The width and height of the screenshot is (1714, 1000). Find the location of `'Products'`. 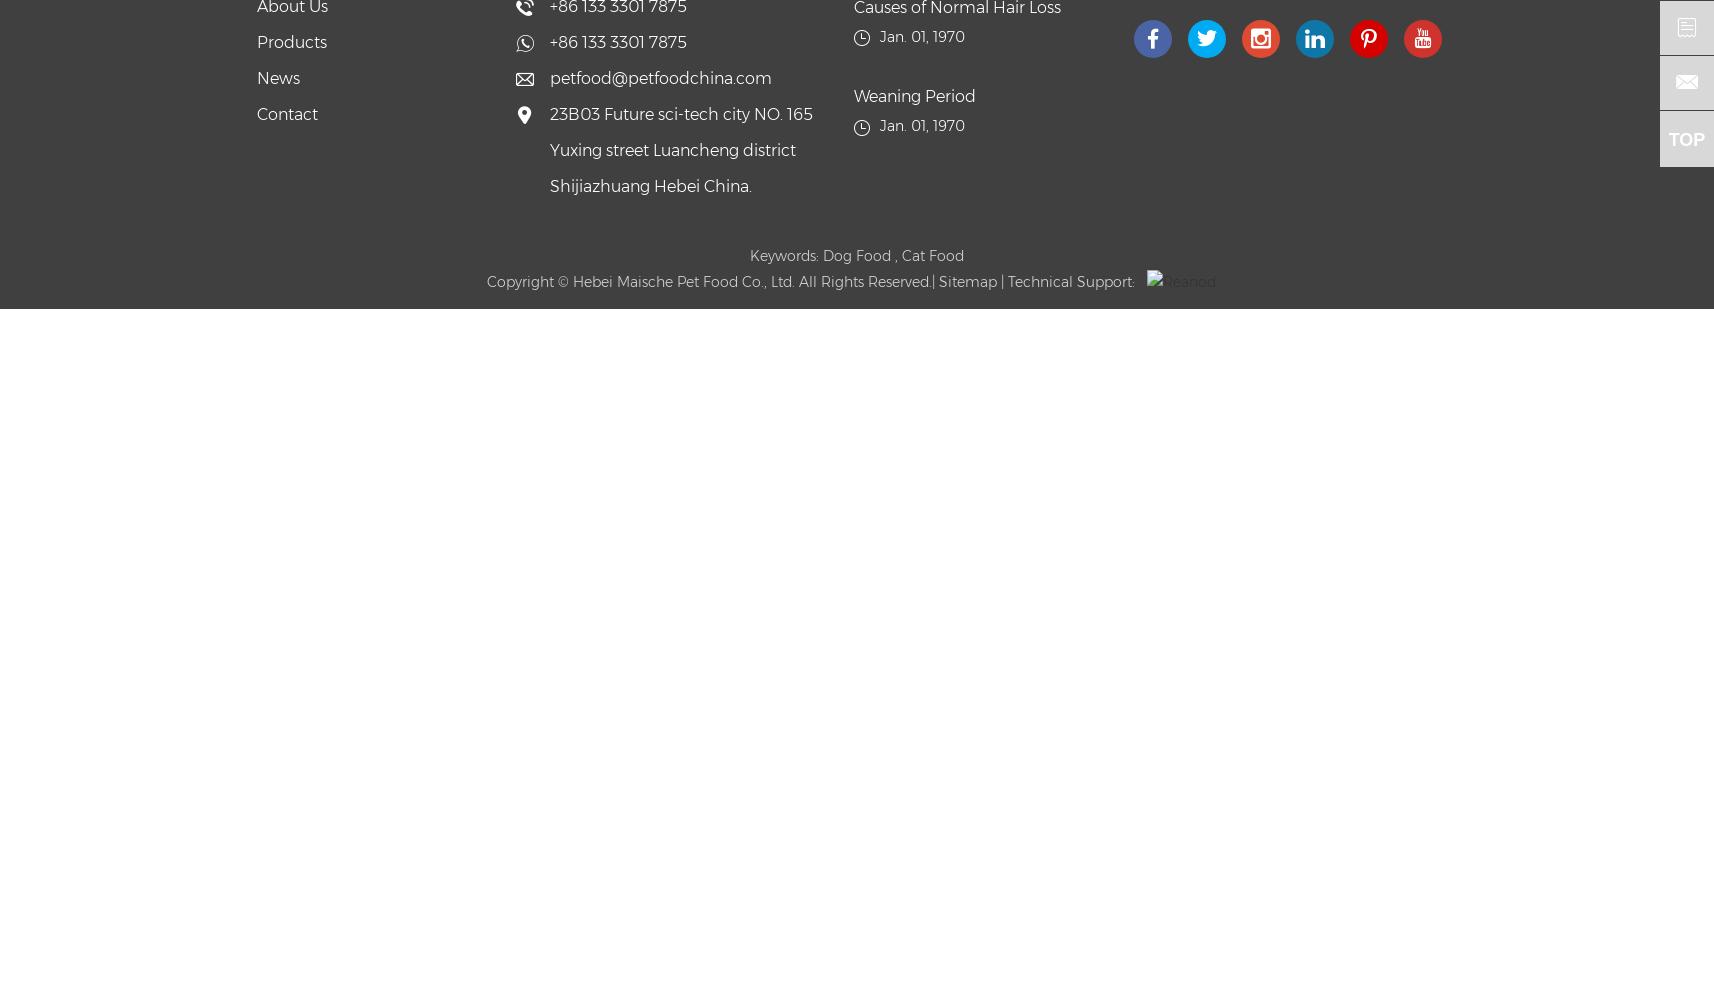

'Products' is located at coordinates (291, 42).